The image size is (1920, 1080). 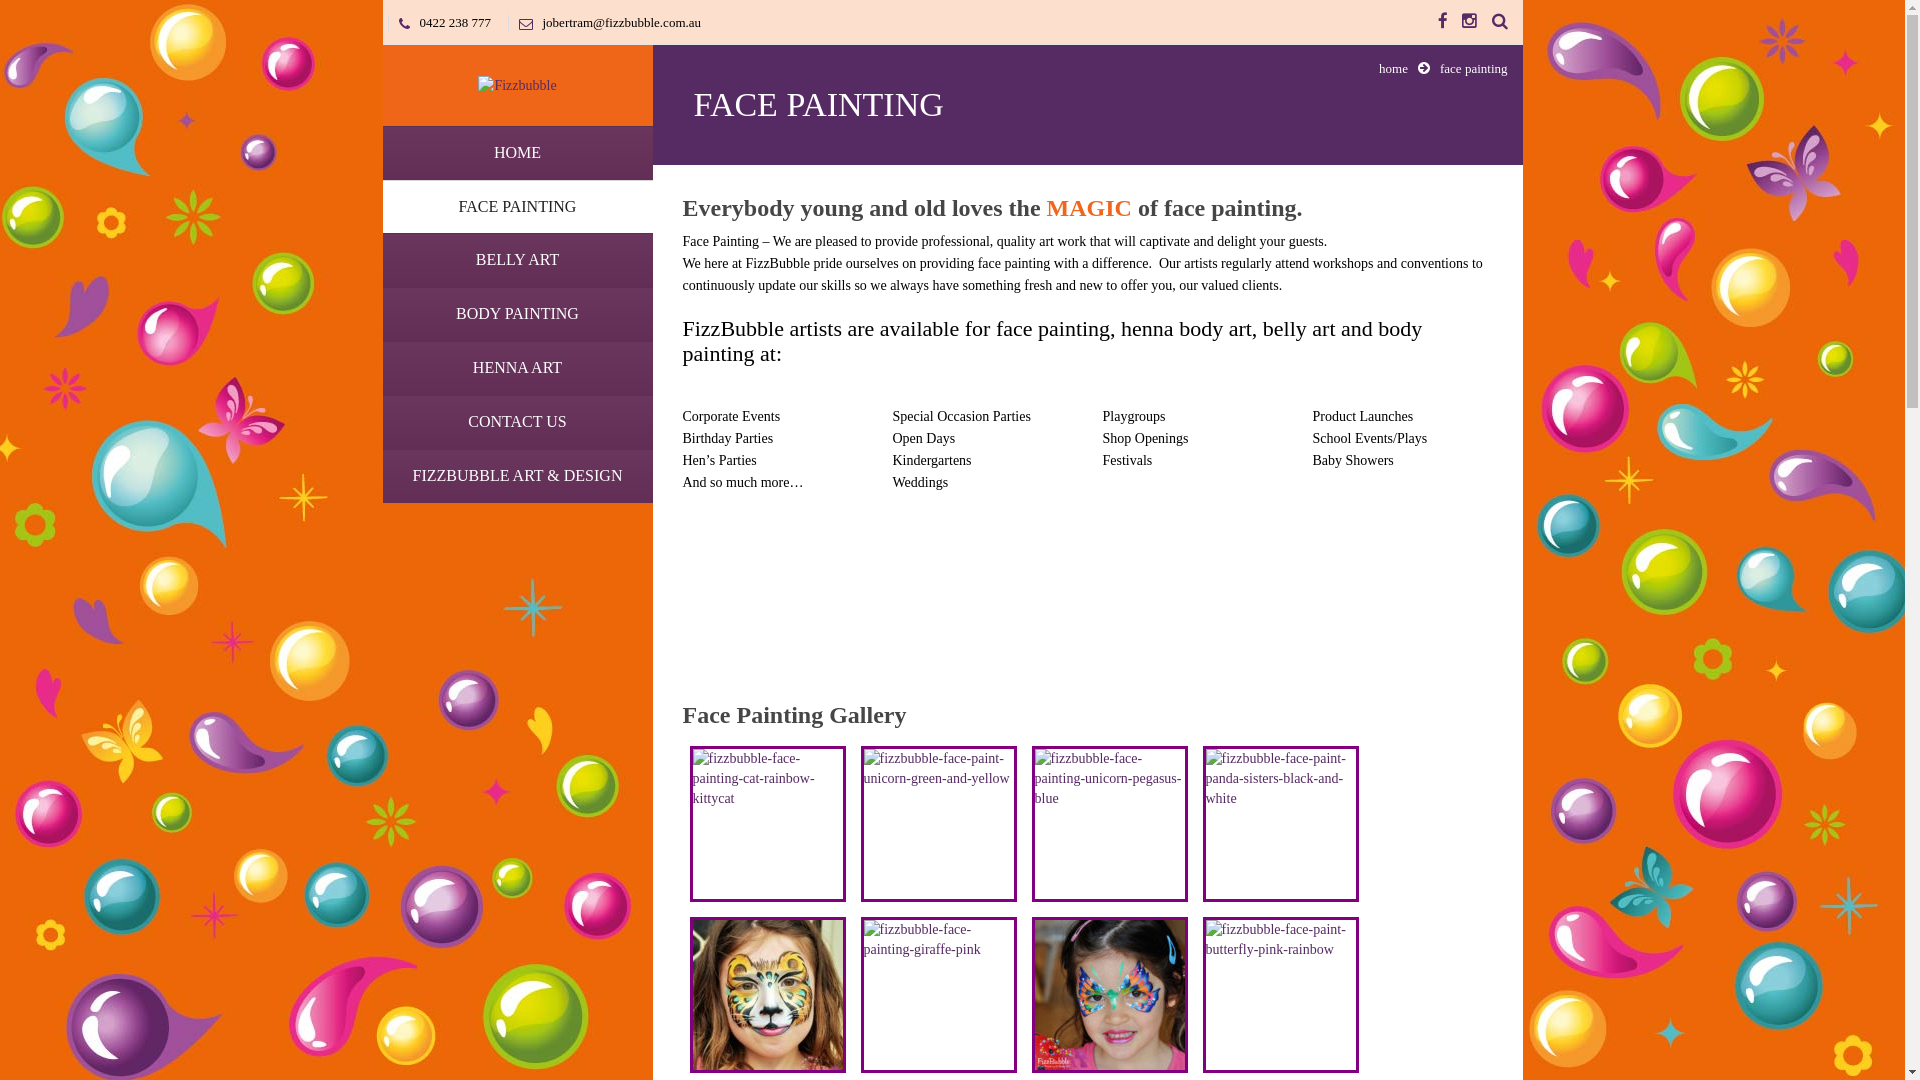 I want to click on 'CONTACT US', so click(x=517, y=420).